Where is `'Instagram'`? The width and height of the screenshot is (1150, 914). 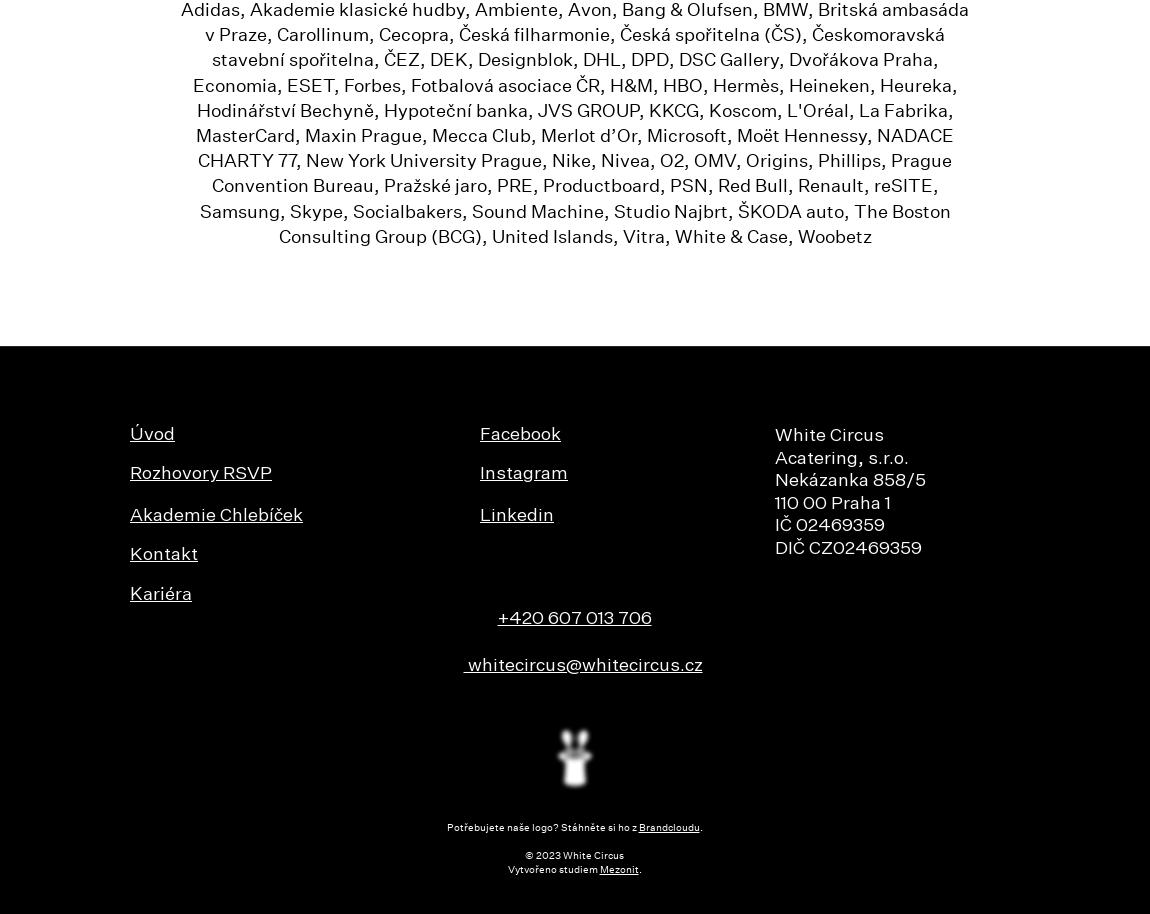
'Instagram' is located at coordinates (524, 474).